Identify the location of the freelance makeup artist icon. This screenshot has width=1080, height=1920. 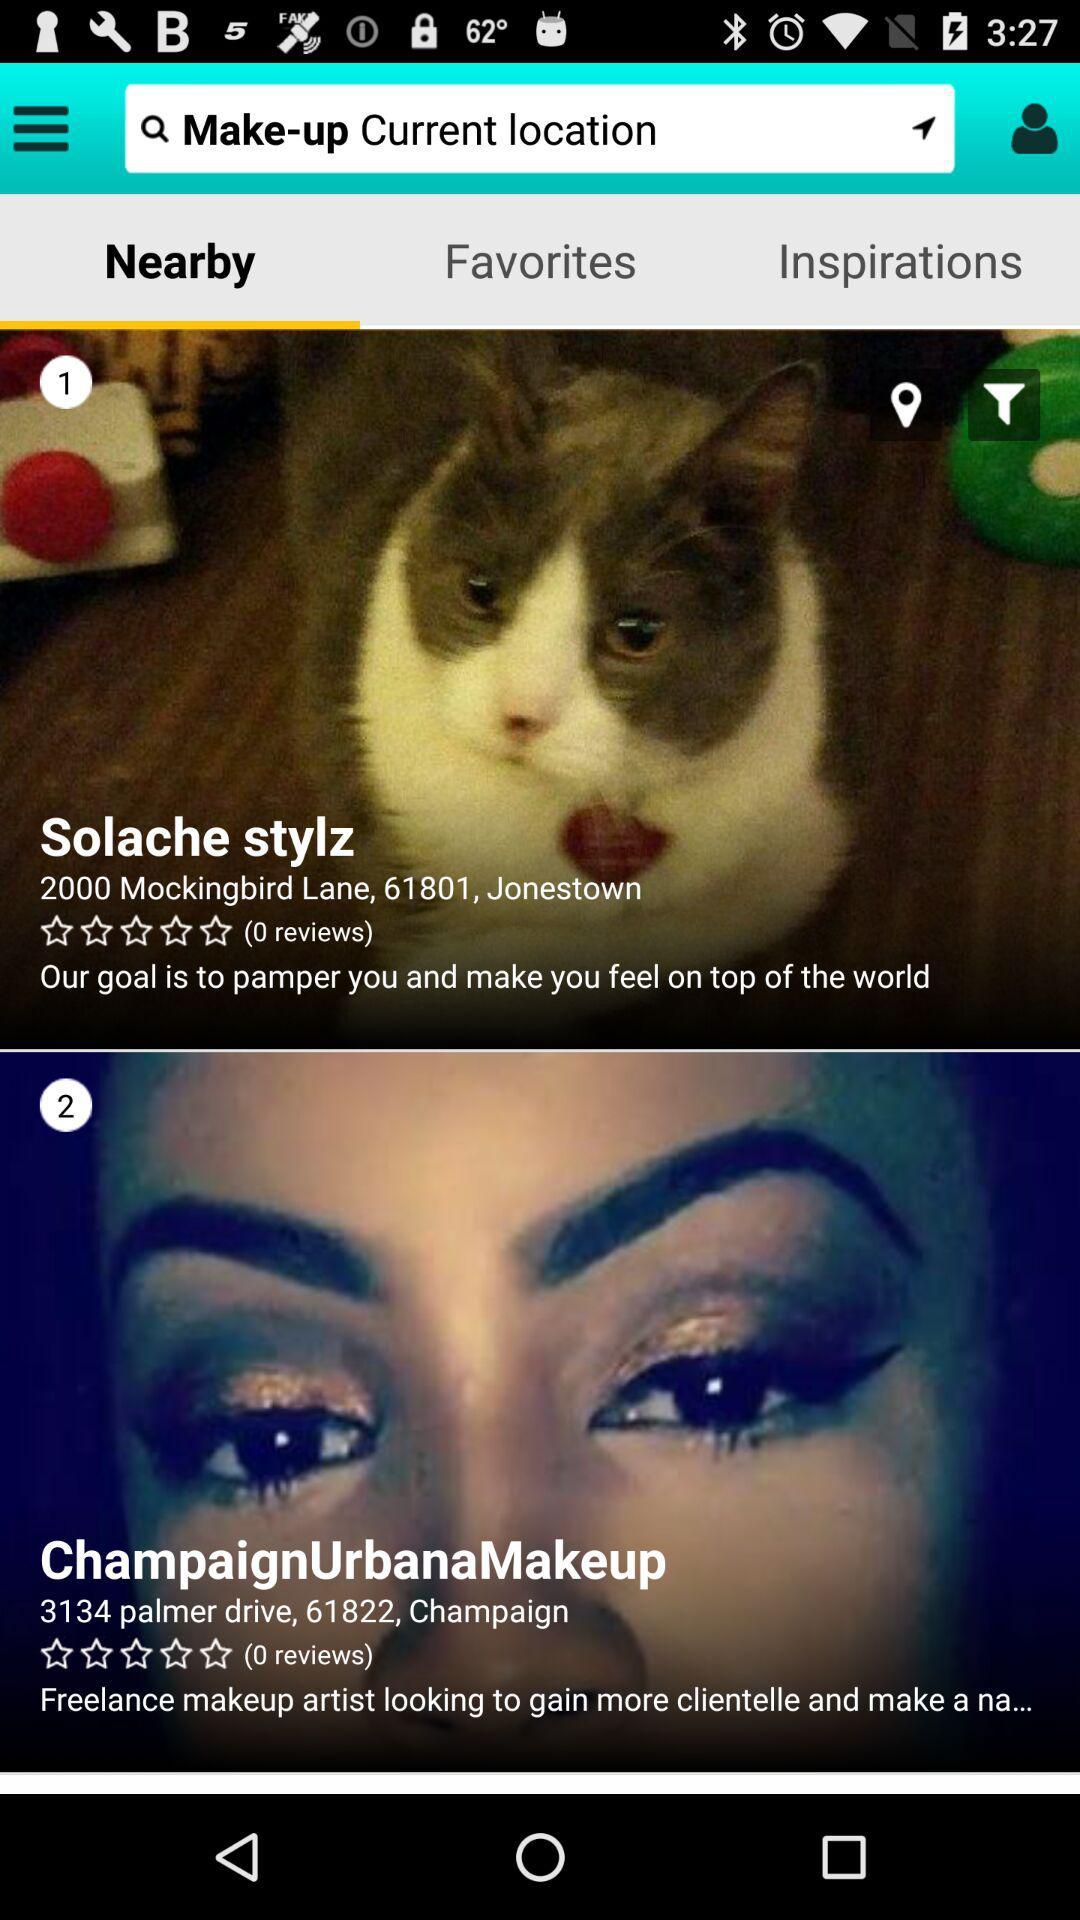
(540, 1697).